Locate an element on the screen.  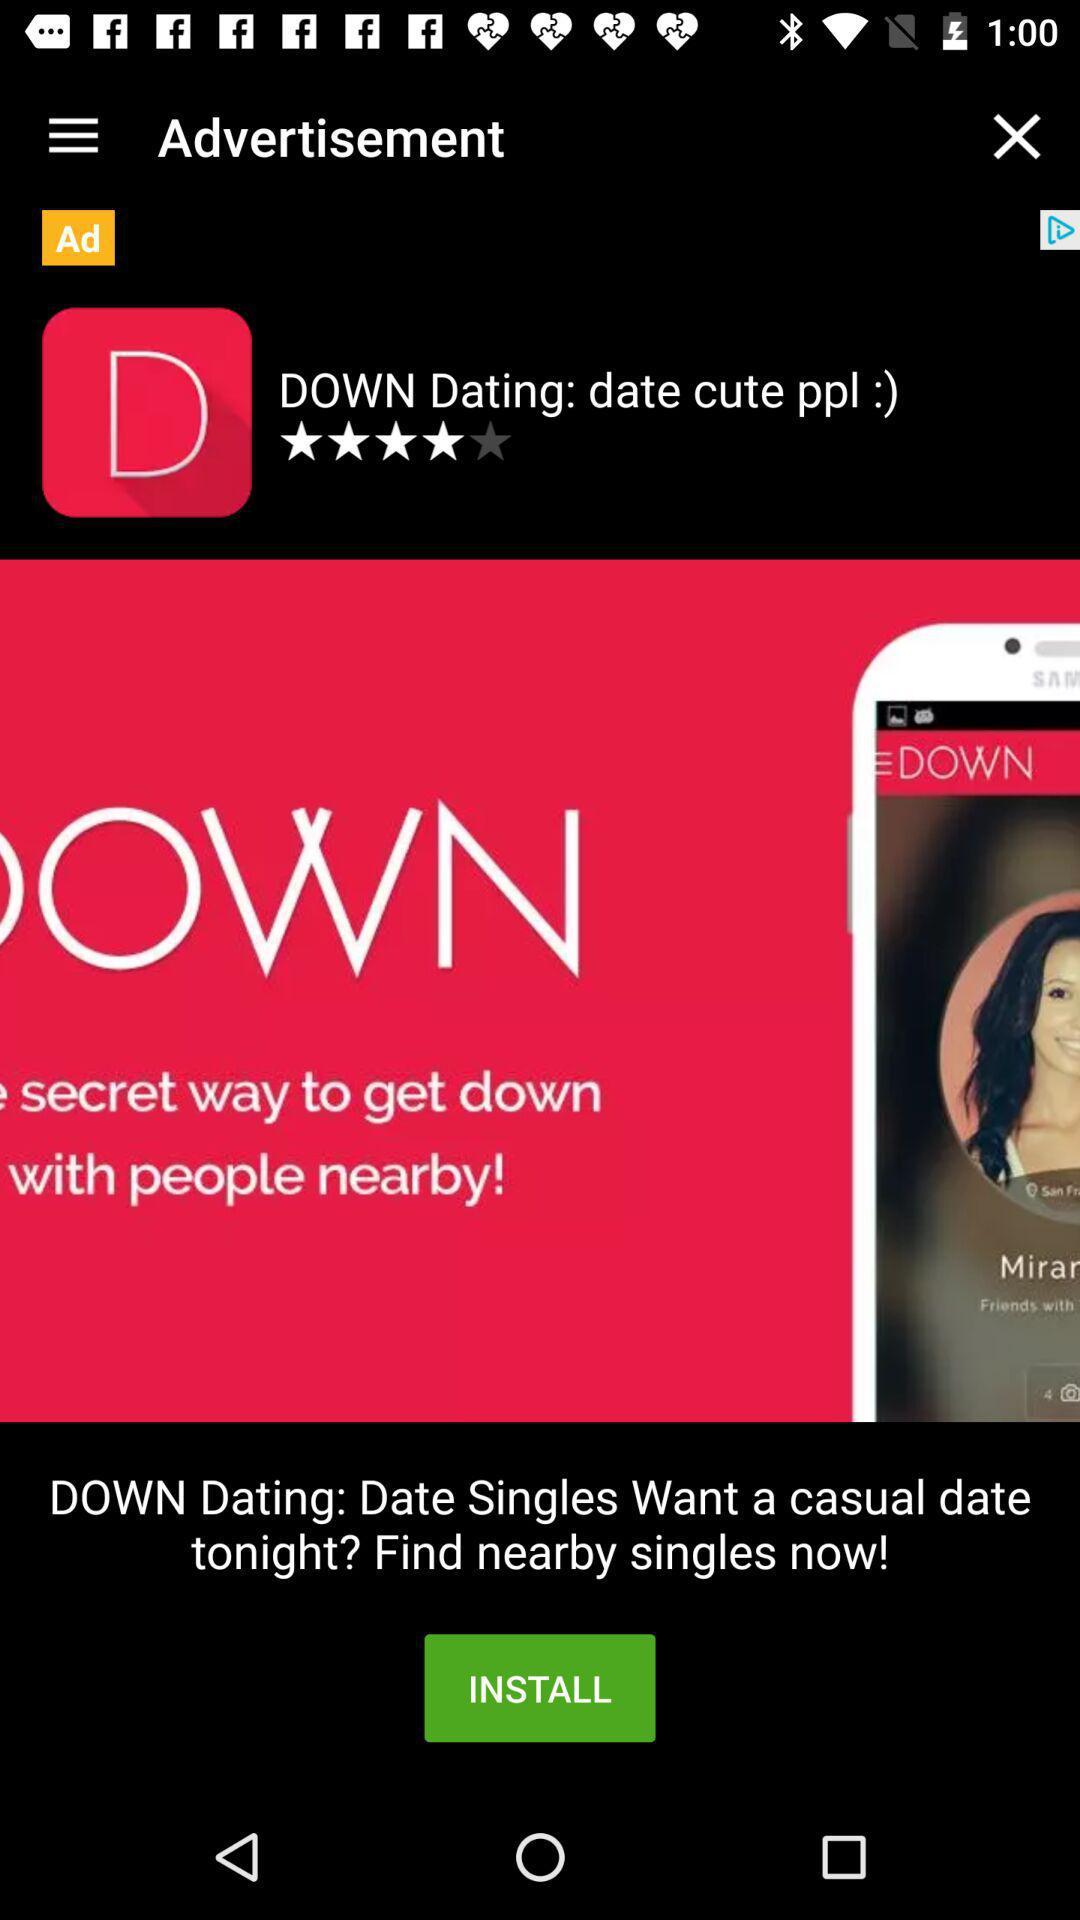
the item next to advertisement app is located at coordinates (1017, 135).